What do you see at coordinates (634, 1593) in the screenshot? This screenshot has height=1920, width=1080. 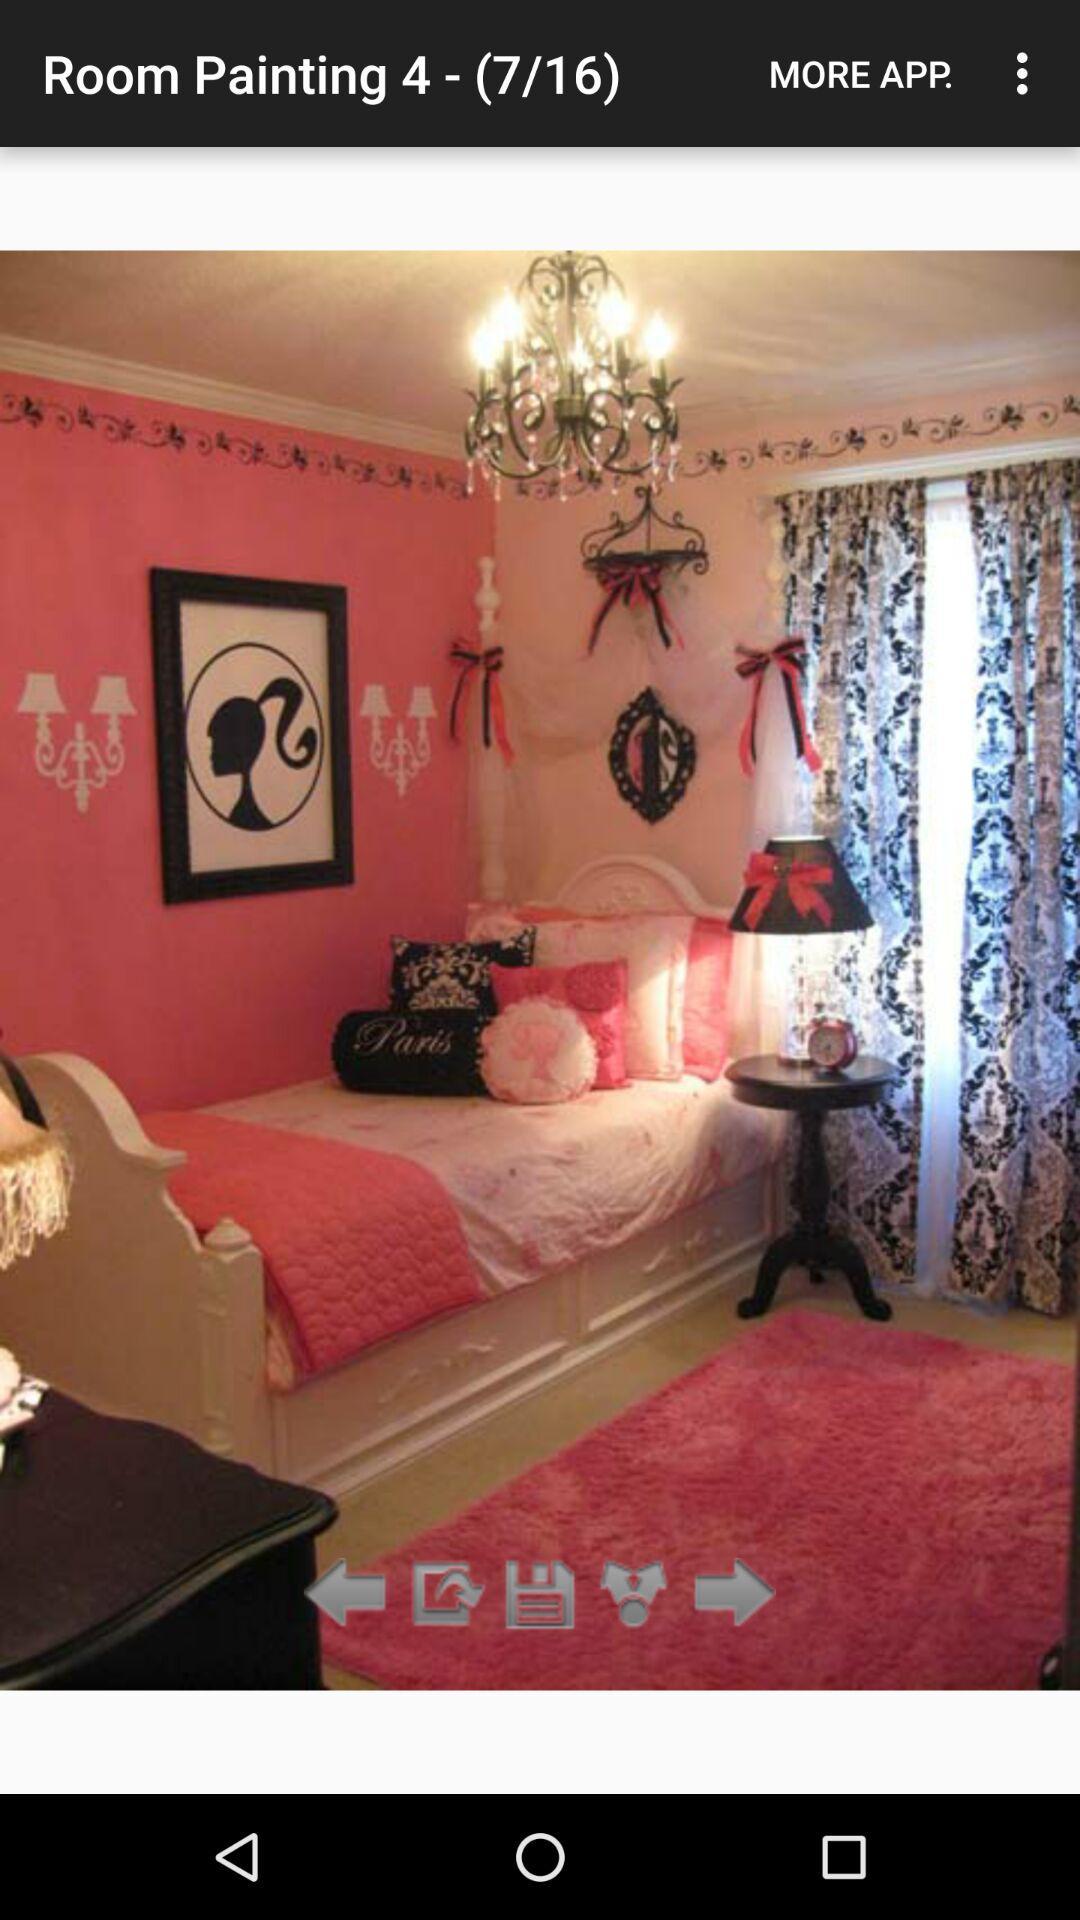 I see `the share icon` at bounding box center [634, 1593].